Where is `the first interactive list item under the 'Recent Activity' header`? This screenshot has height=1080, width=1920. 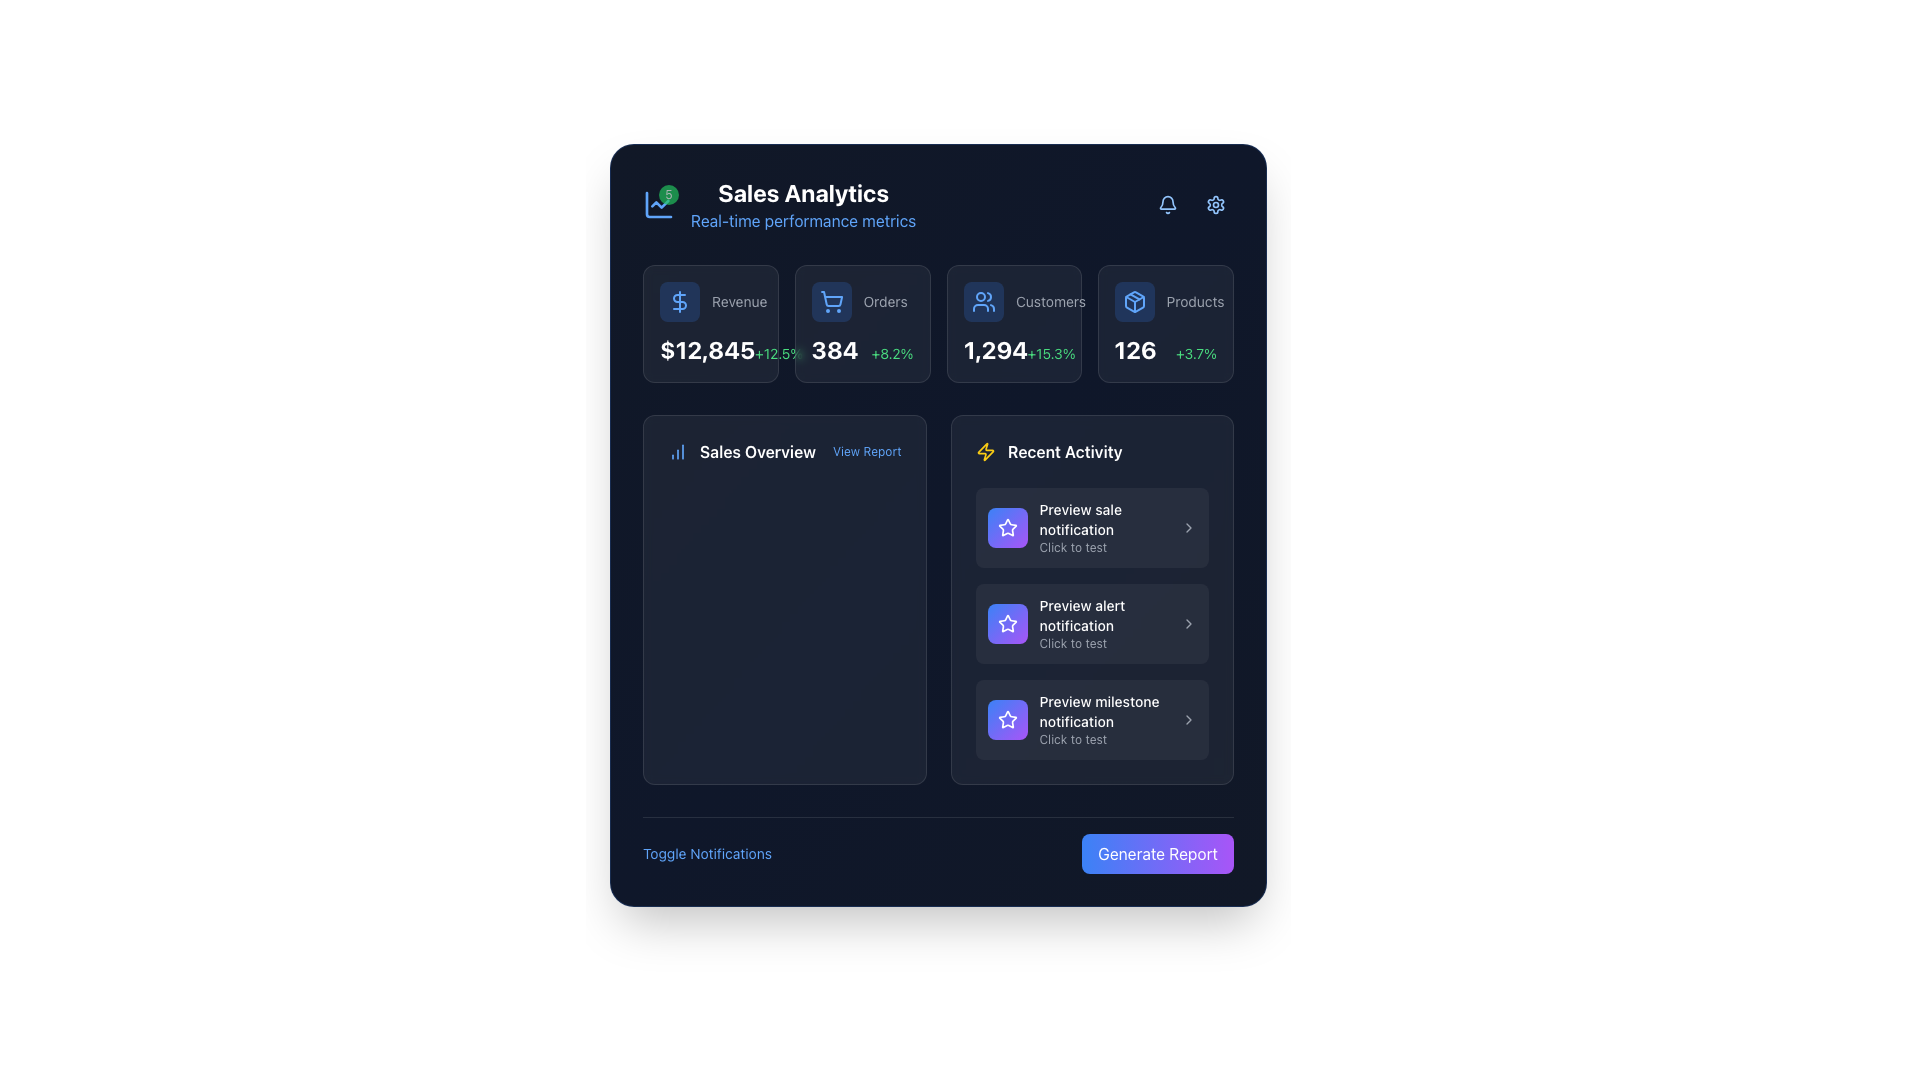 the first interactive list item under the 'Recent Activity' header is located at coordinates (1091, 527).